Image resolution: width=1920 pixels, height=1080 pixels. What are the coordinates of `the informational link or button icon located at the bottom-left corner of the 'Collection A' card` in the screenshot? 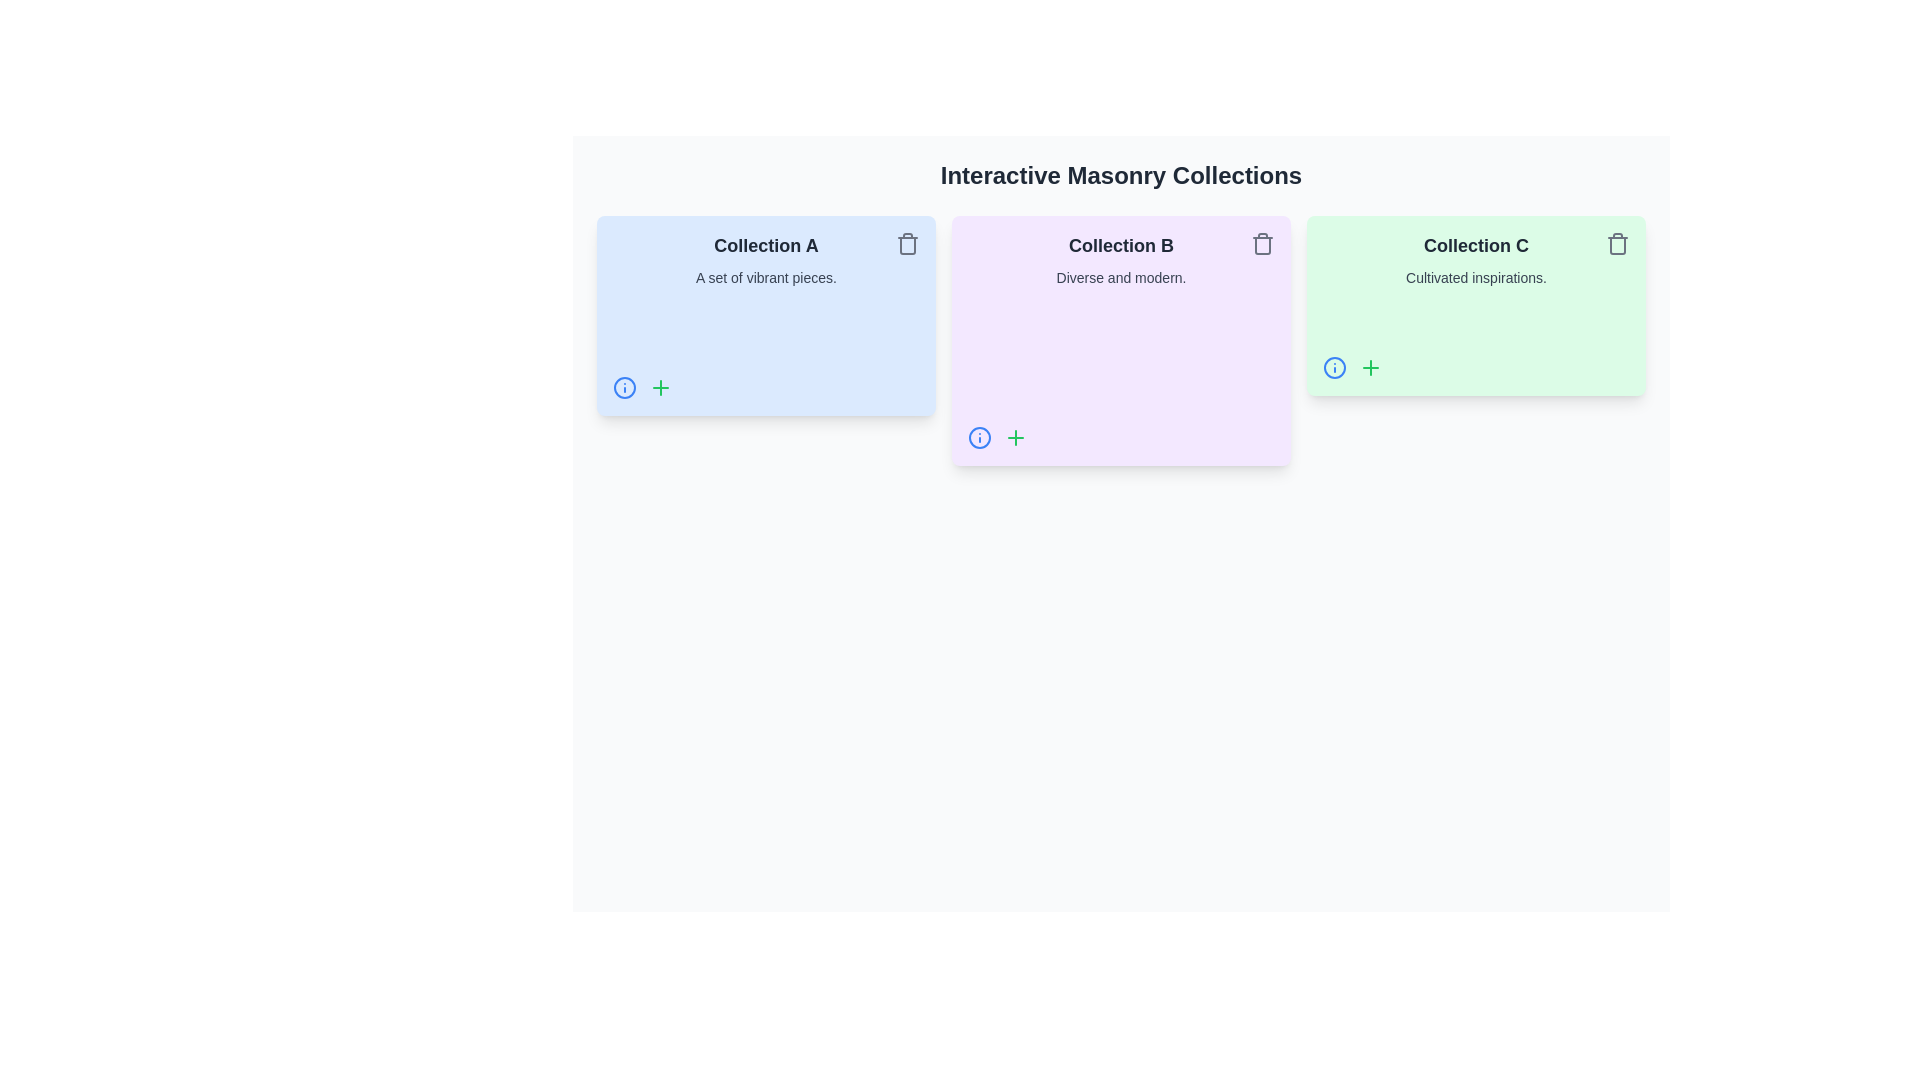 It's located at (623, 388).